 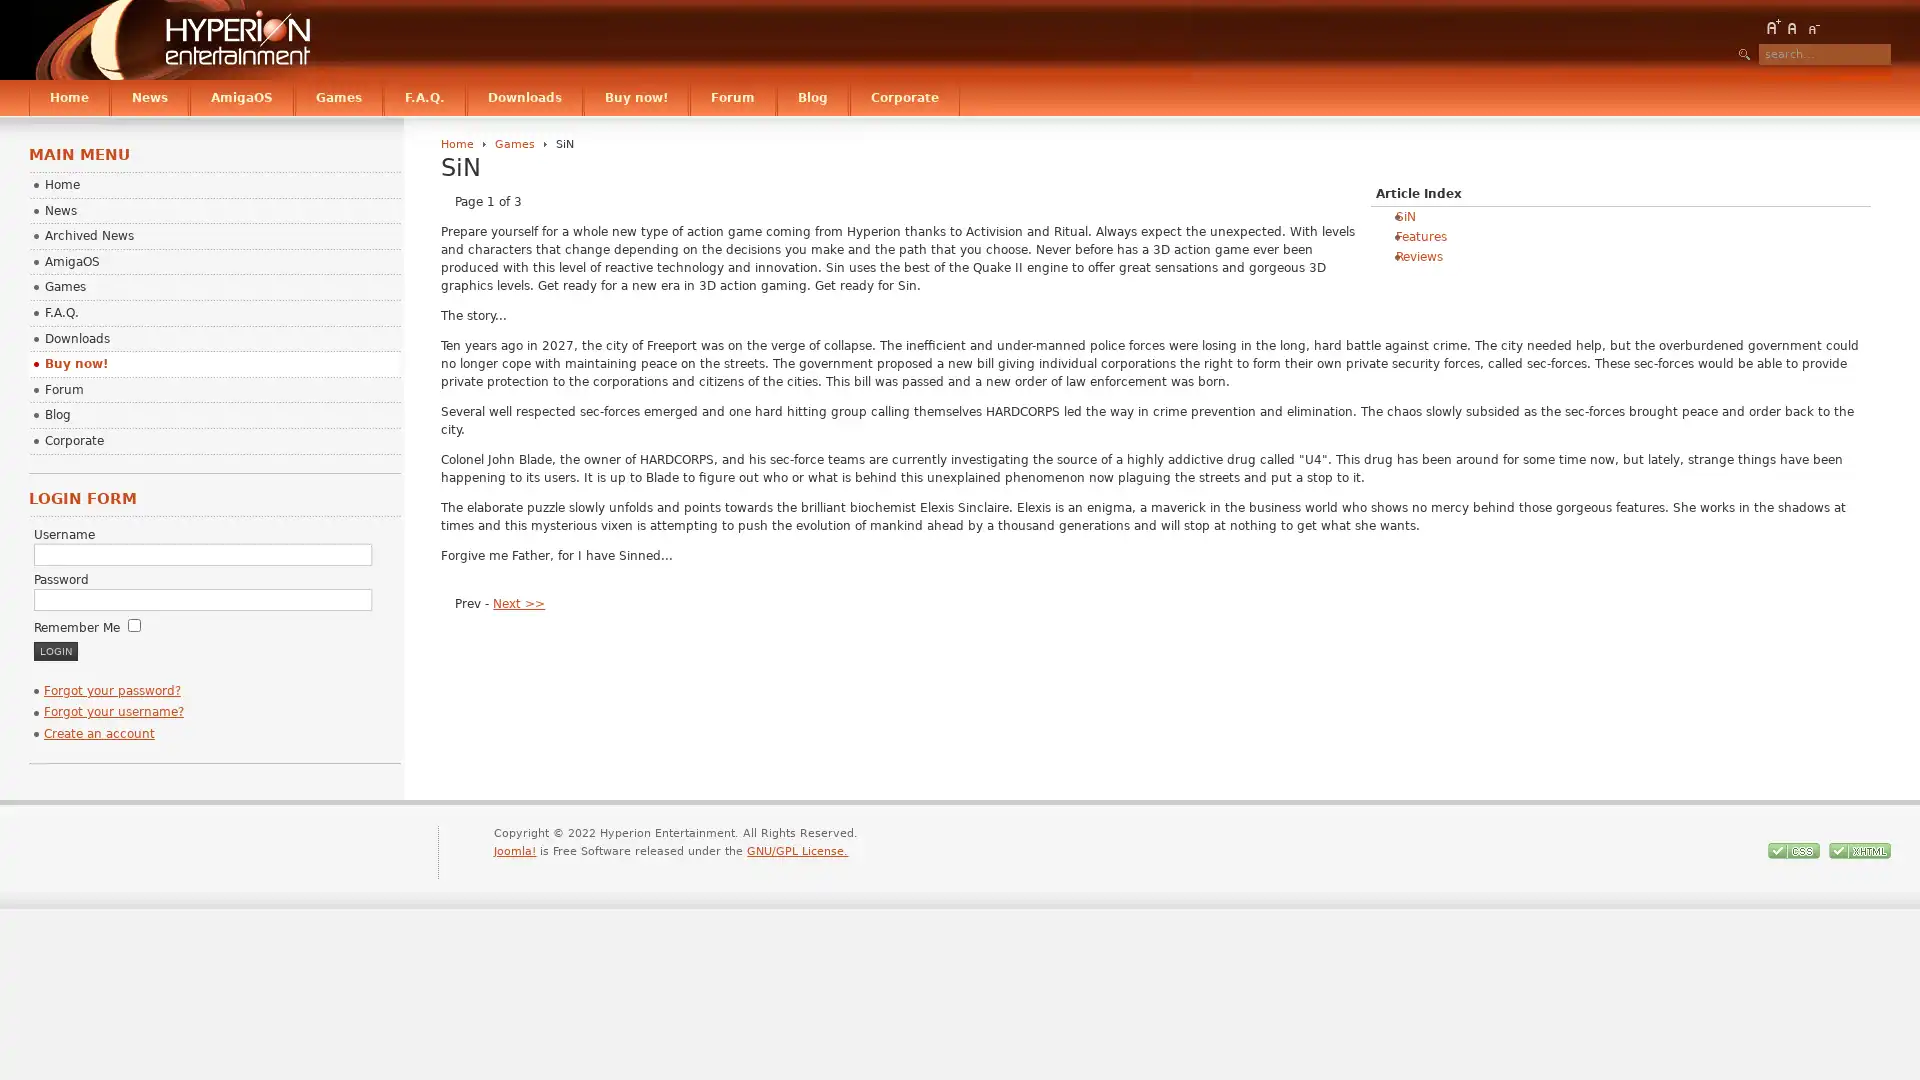 What do you see at coordinates (54, 650) in the screenshot?
I see `Login` at bounding box center [54, 650].